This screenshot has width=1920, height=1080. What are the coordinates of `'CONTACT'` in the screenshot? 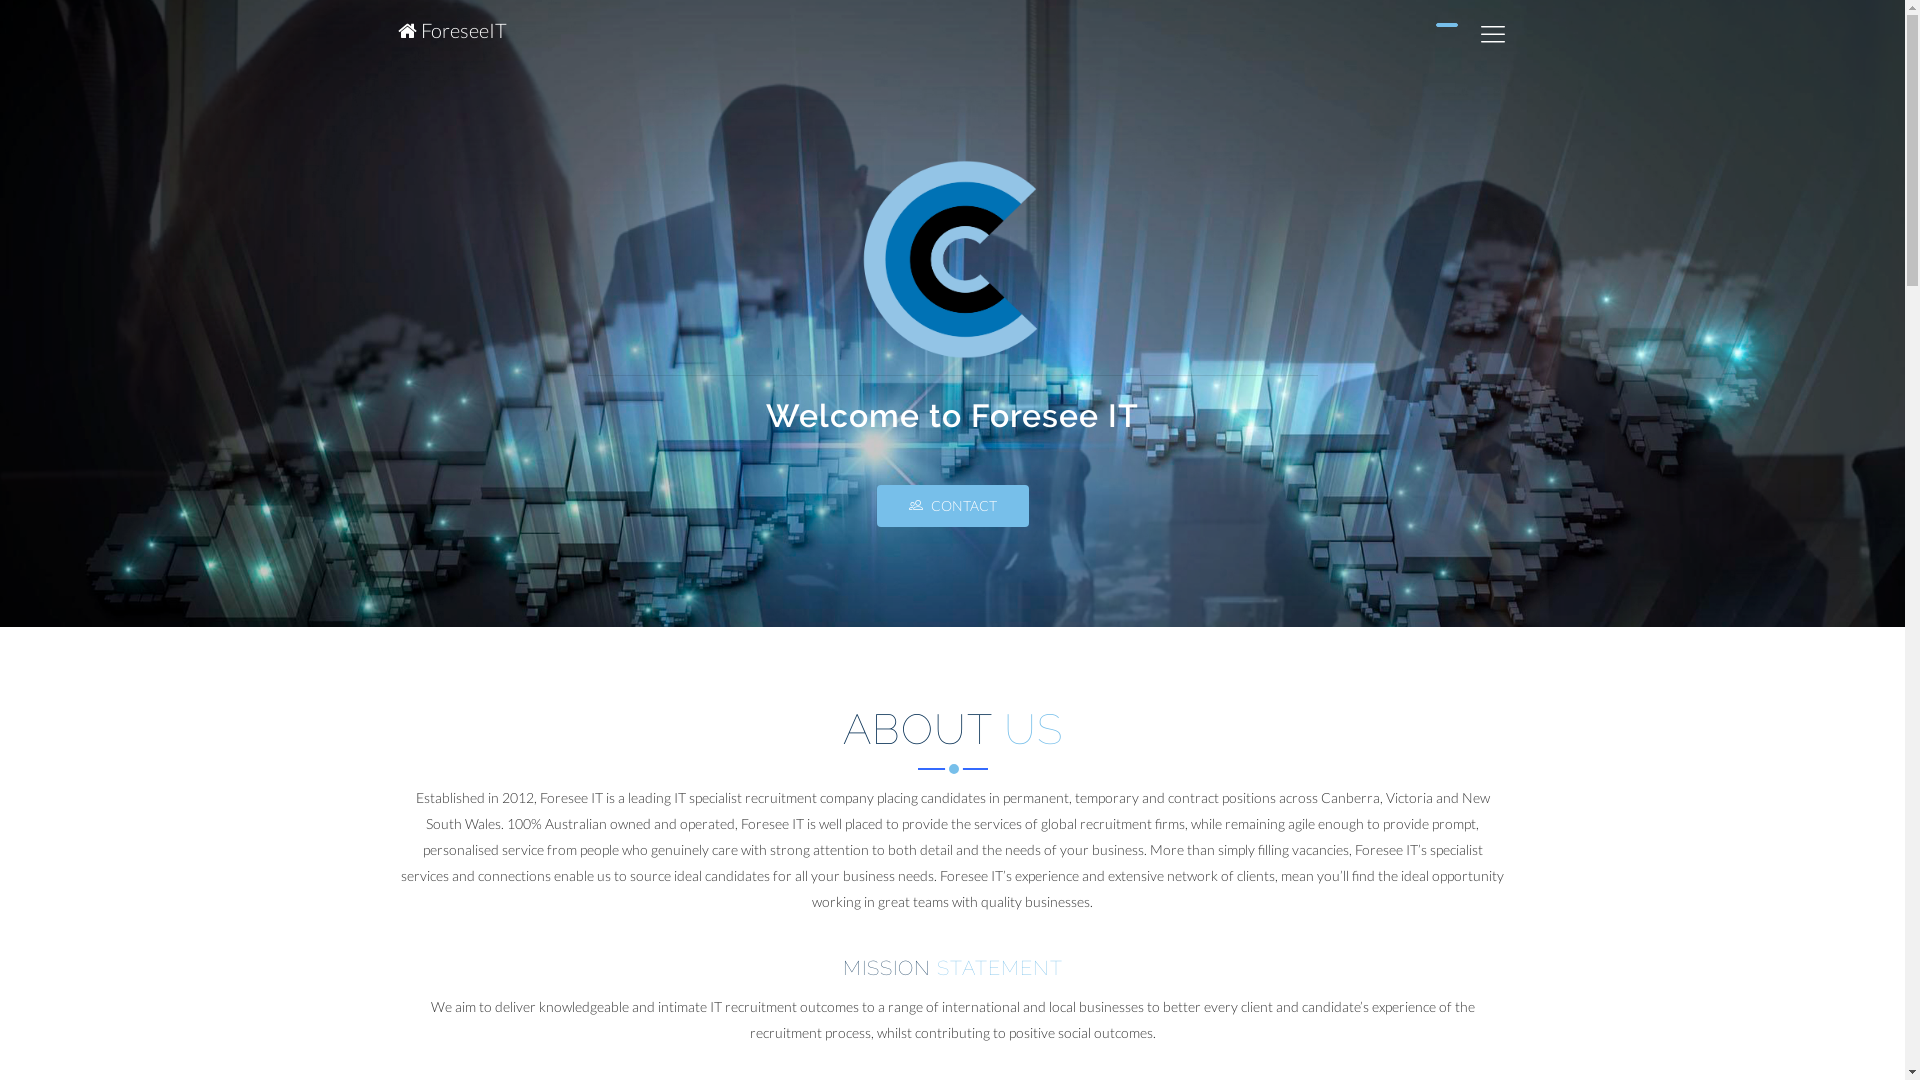 It's located at (950, 504).